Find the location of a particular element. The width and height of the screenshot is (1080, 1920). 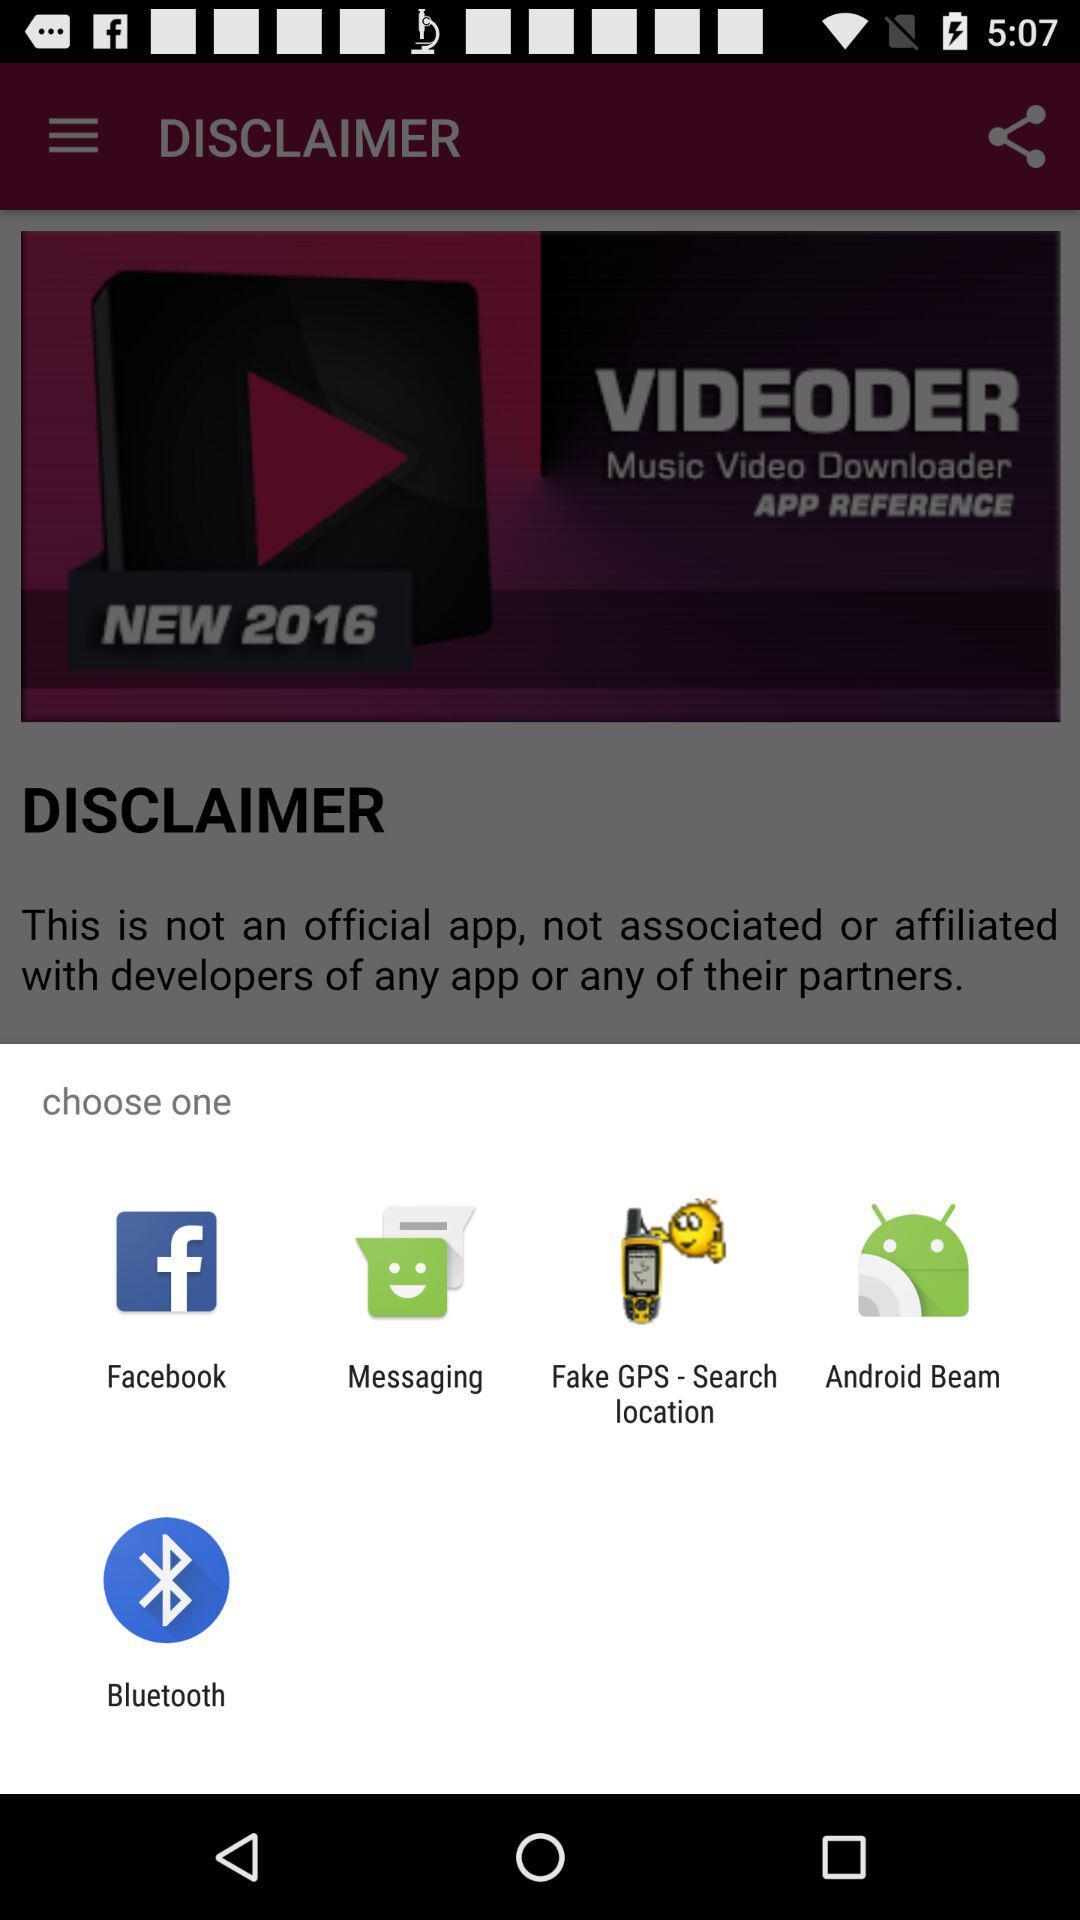

the messaging is located at coordinates (414, 1392).